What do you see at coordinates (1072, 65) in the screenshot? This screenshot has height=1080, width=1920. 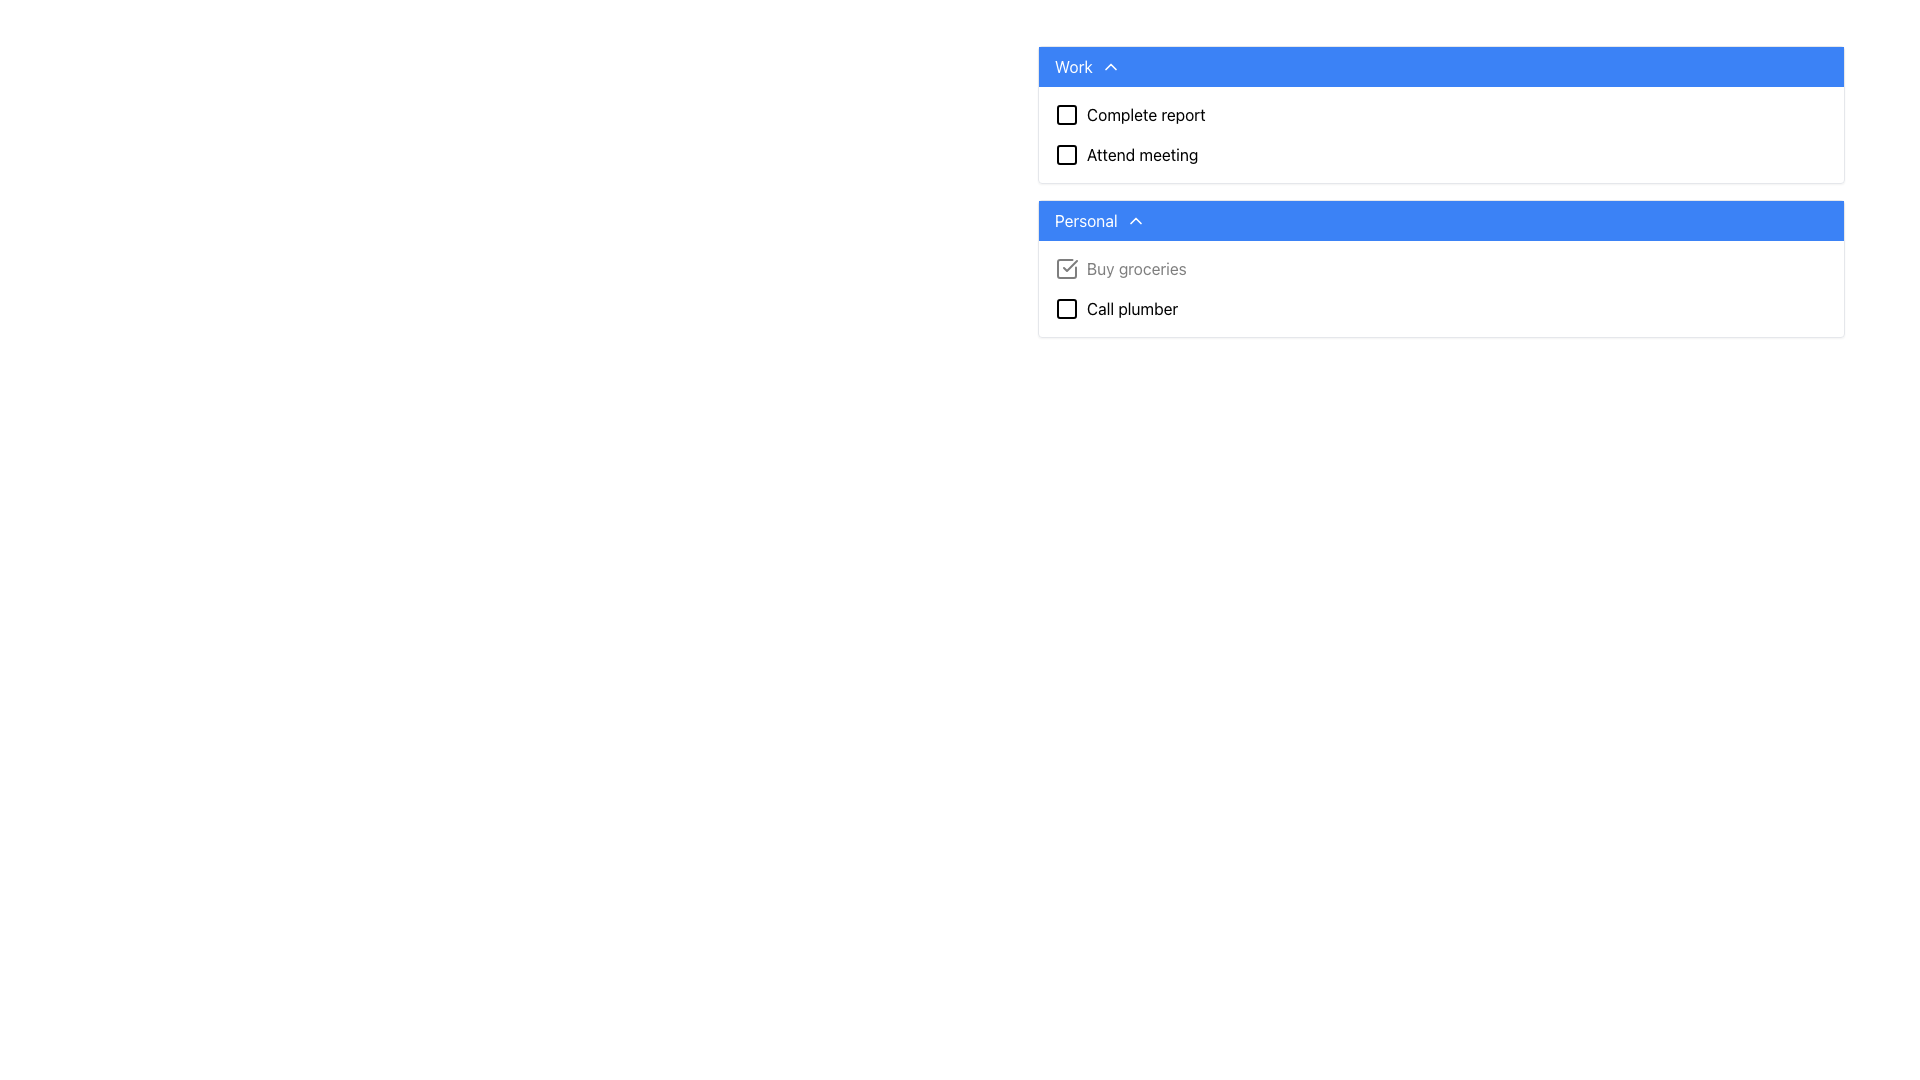 I see `the 'Work' text label with class styling 'mr-2' located in the upper-left corner of the blue header section, positioned before the upward arrow icon` at bounding box center [1072, 65].